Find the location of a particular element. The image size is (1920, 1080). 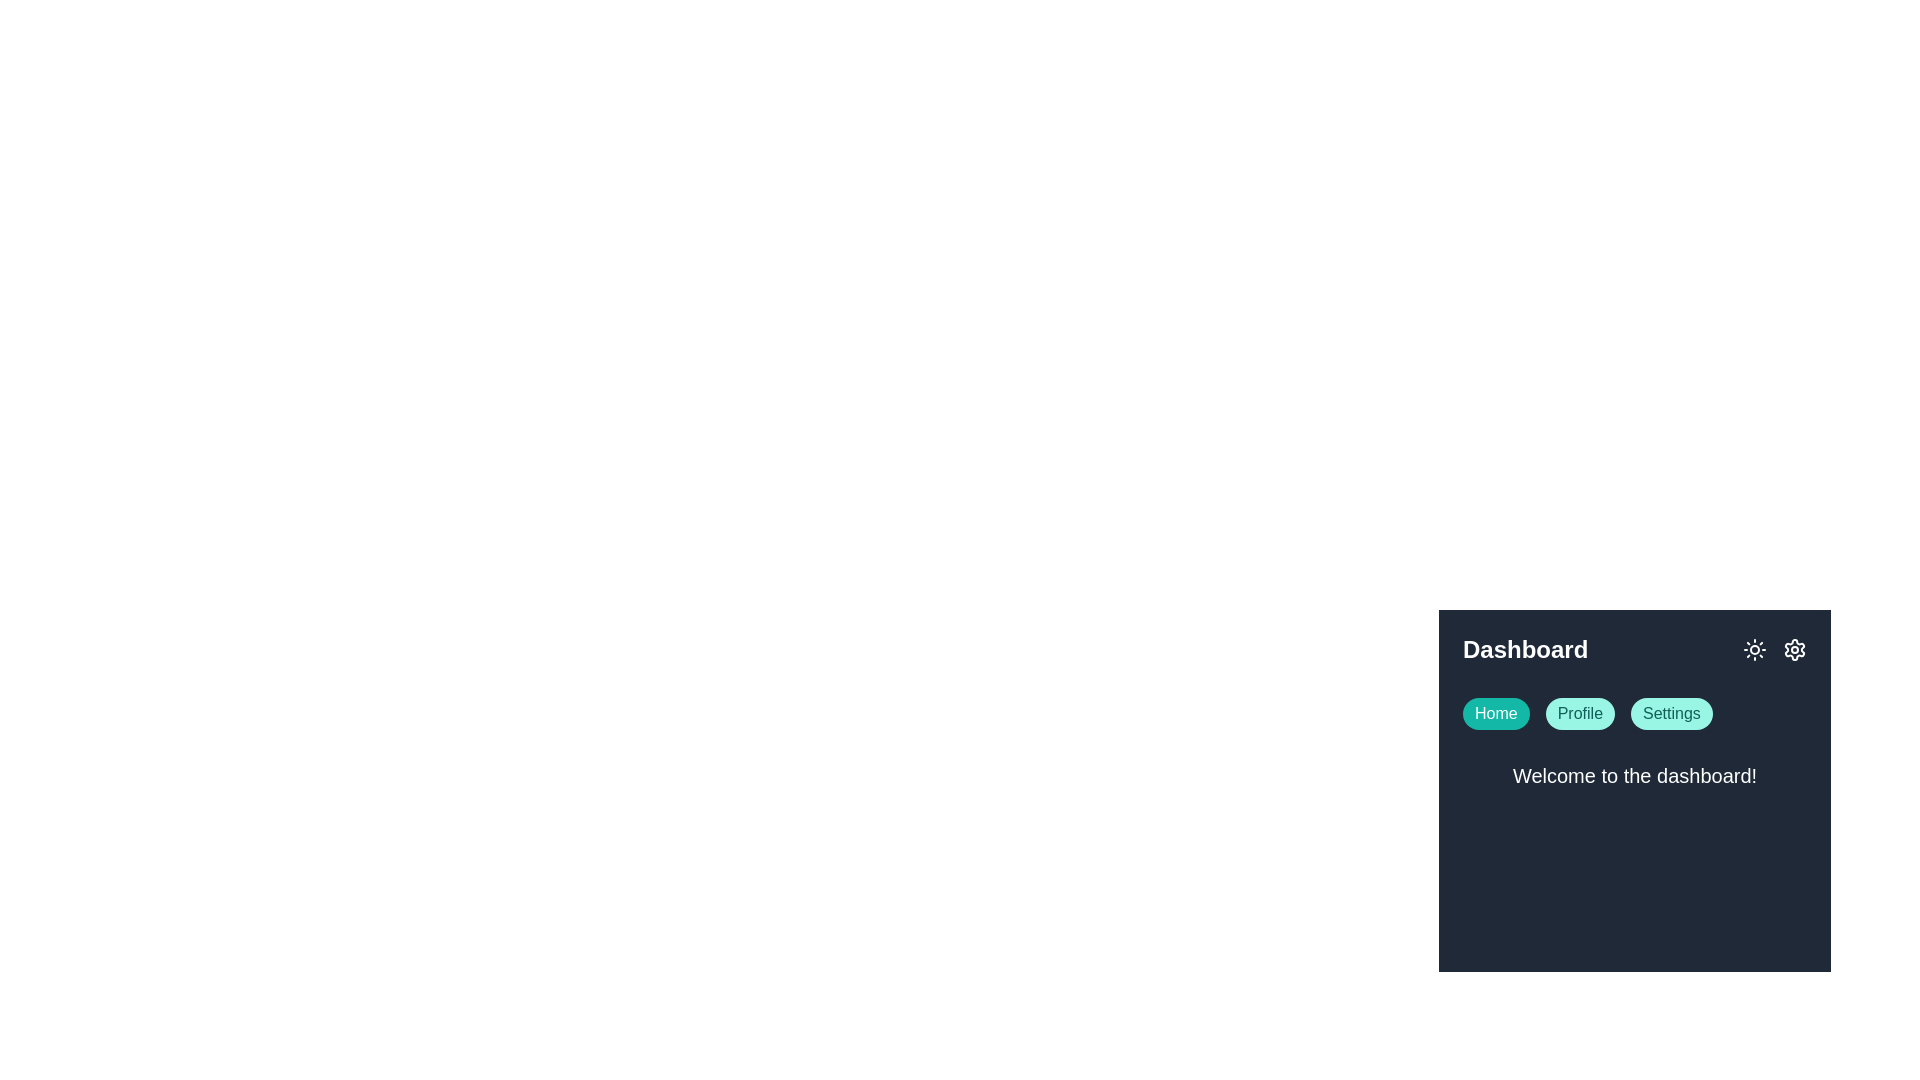

the 'Home' button with a teal background and white text, located at the top-right corner of the window under the 'Dashboard' heading is located at coordinates (1496, 712).